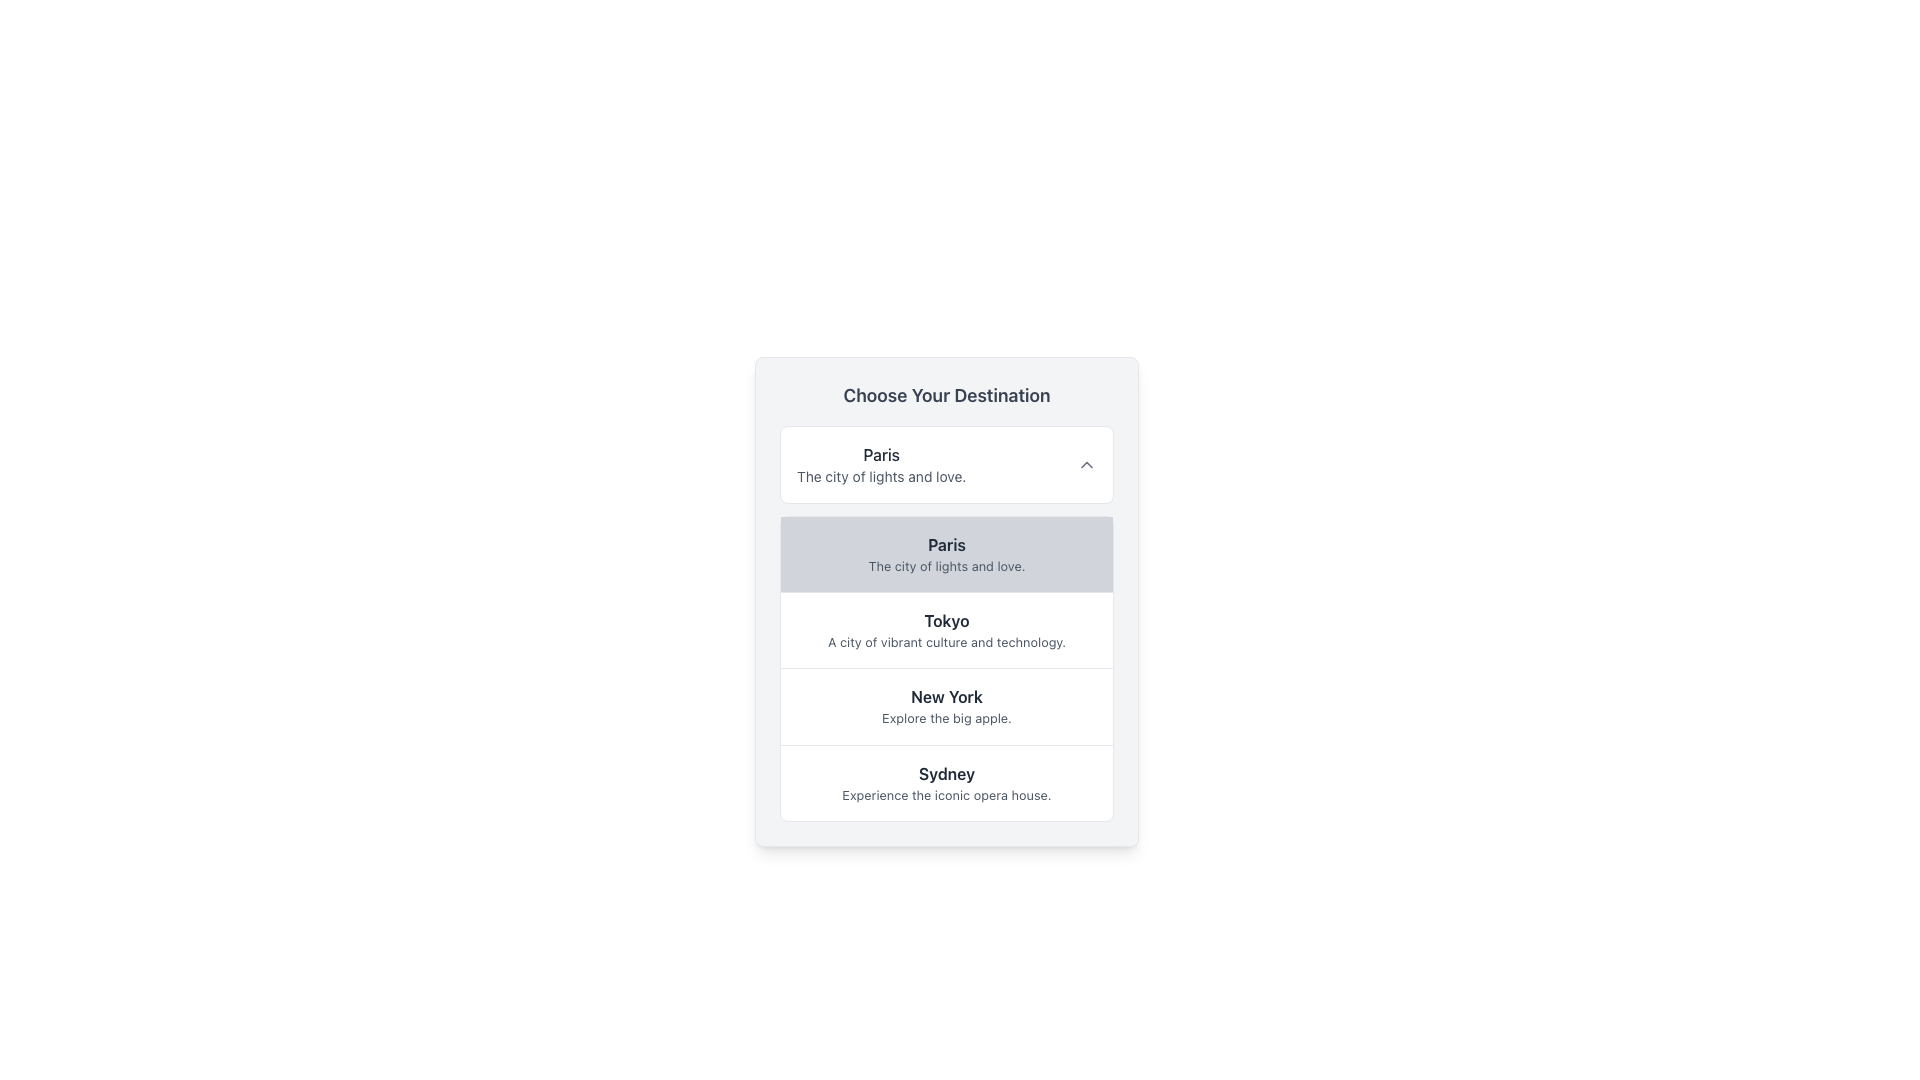 This screenshot has width=1920, height=1080. Describe the element at coordinates (945, 793) in the screenshot. I see `the descriptive text label for the 'Sydney' destination, which is located directly below the 'Sydney' text in the destination selection card` at that location.